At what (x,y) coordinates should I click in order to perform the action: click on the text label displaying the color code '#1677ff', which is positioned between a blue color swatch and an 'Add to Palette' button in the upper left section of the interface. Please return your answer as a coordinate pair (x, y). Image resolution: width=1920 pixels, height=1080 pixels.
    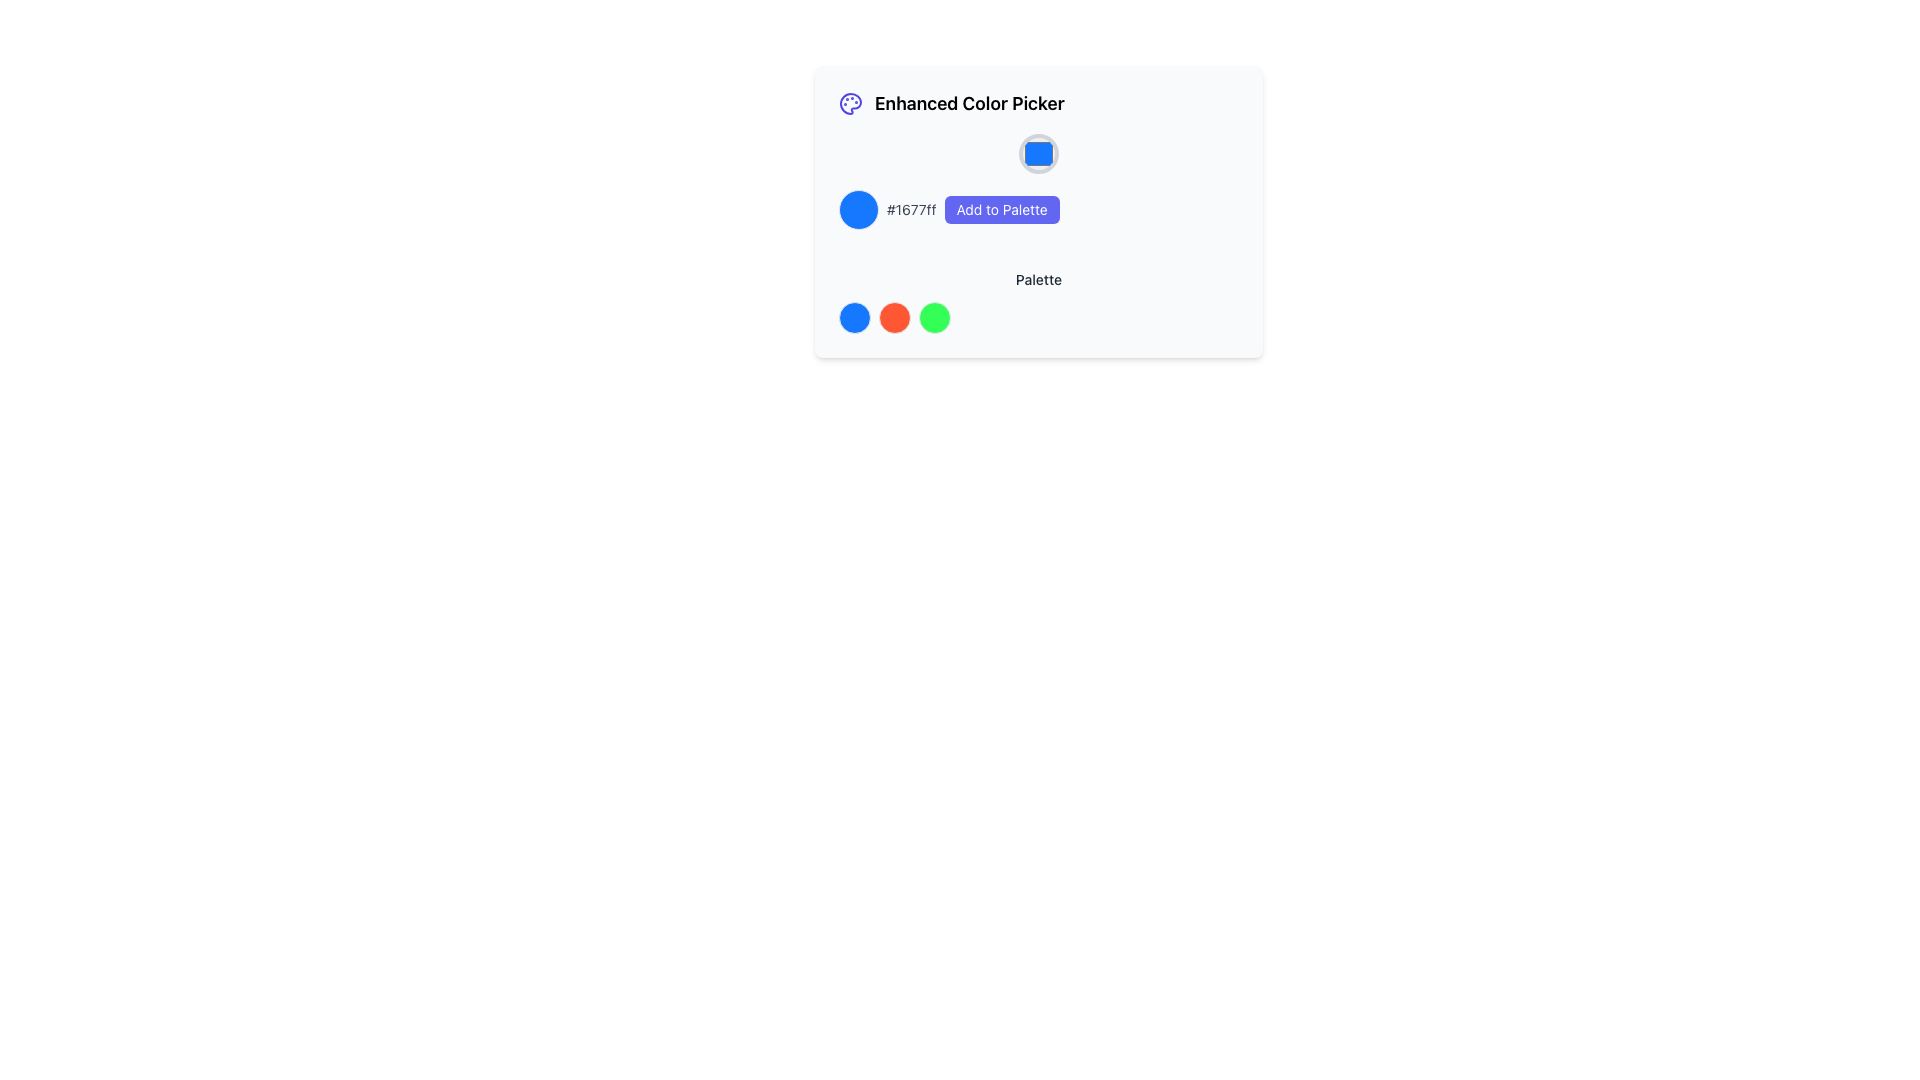
    Looking at the image, I should click on (910, 209).